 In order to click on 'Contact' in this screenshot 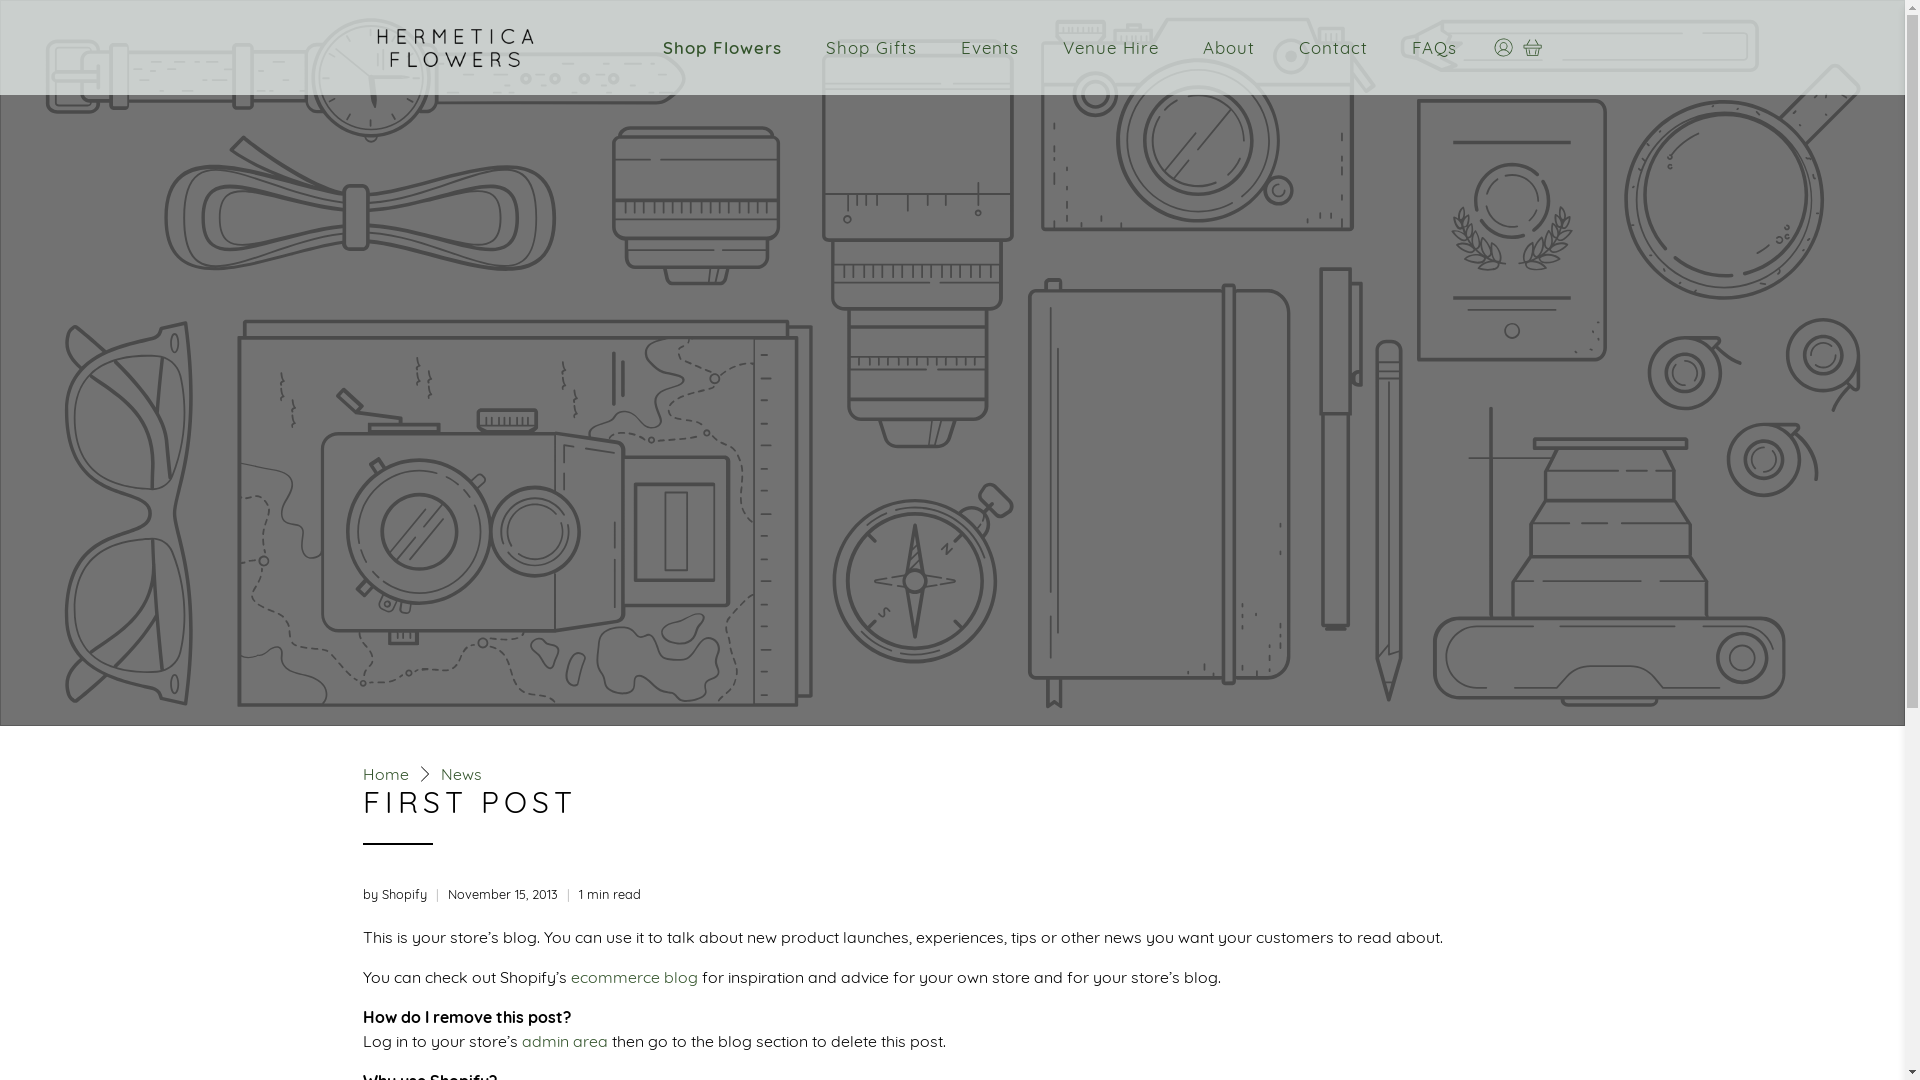, I will do `click(1333, 46)`.